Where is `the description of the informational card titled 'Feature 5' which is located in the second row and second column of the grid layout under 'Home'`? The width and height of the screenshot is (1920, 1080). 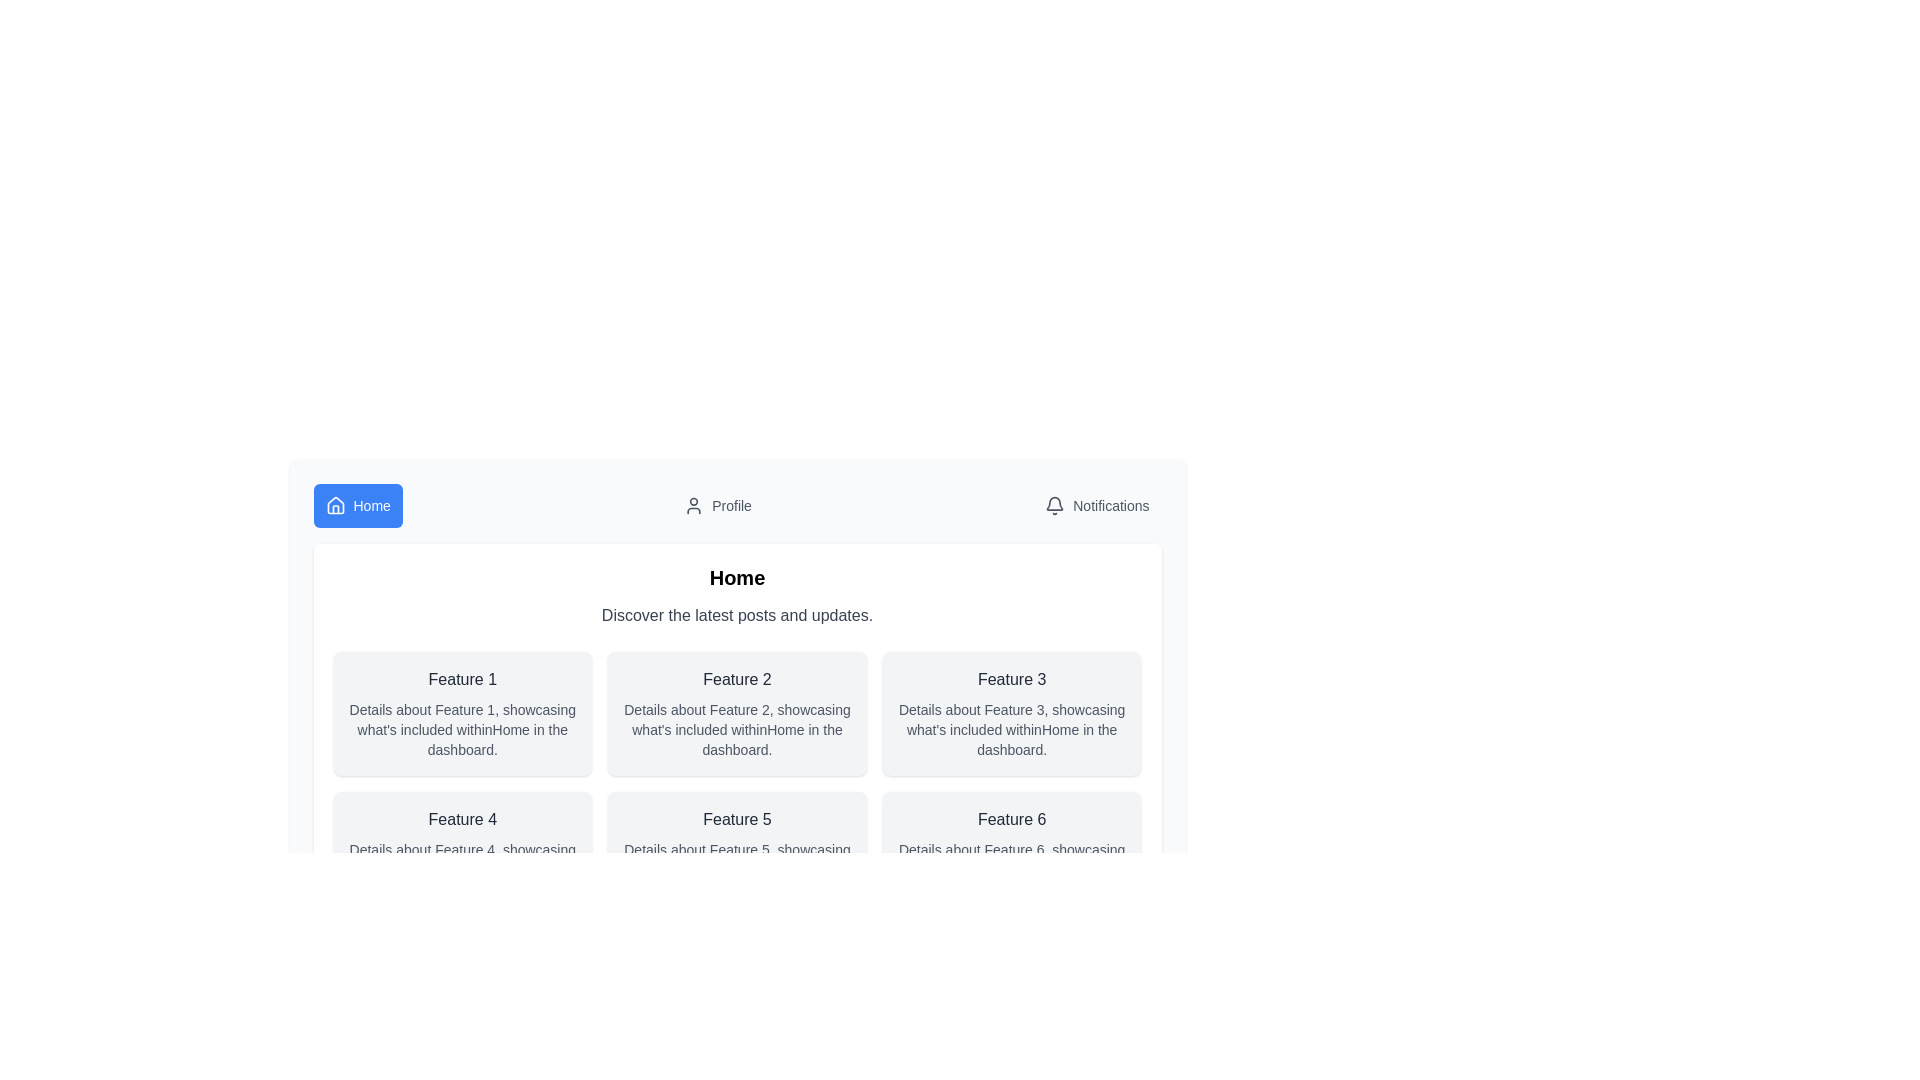
the description of the informational card titled 'Feature 5' which is located in the second row and second column of the grid layout under 'Home' is located at coordinates (736, 853).